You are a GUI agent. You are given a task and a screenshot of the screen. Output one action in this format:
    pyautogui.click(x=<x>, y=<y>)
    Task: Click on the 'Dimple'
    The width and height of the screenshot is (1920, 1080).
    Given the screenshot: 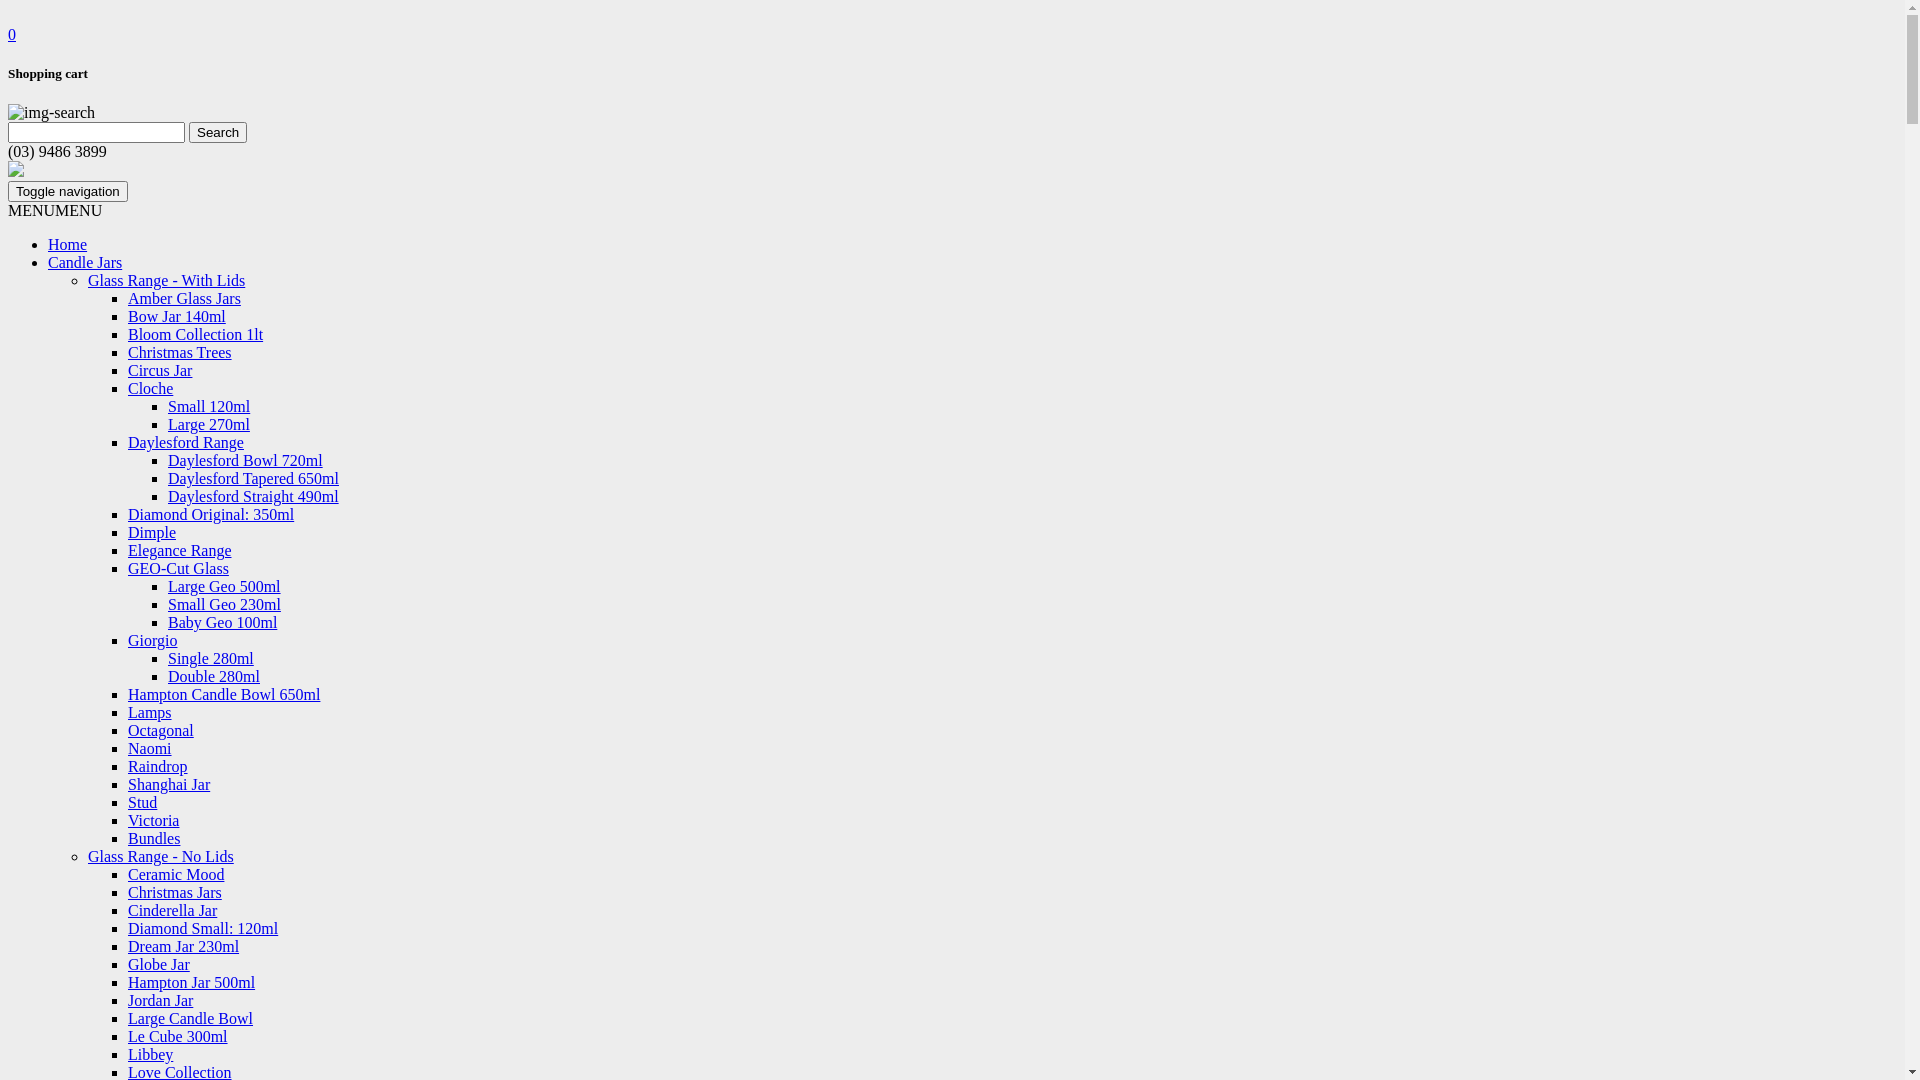 What is the action you would take?
    pyautogui.click(x=151, y=531)
    